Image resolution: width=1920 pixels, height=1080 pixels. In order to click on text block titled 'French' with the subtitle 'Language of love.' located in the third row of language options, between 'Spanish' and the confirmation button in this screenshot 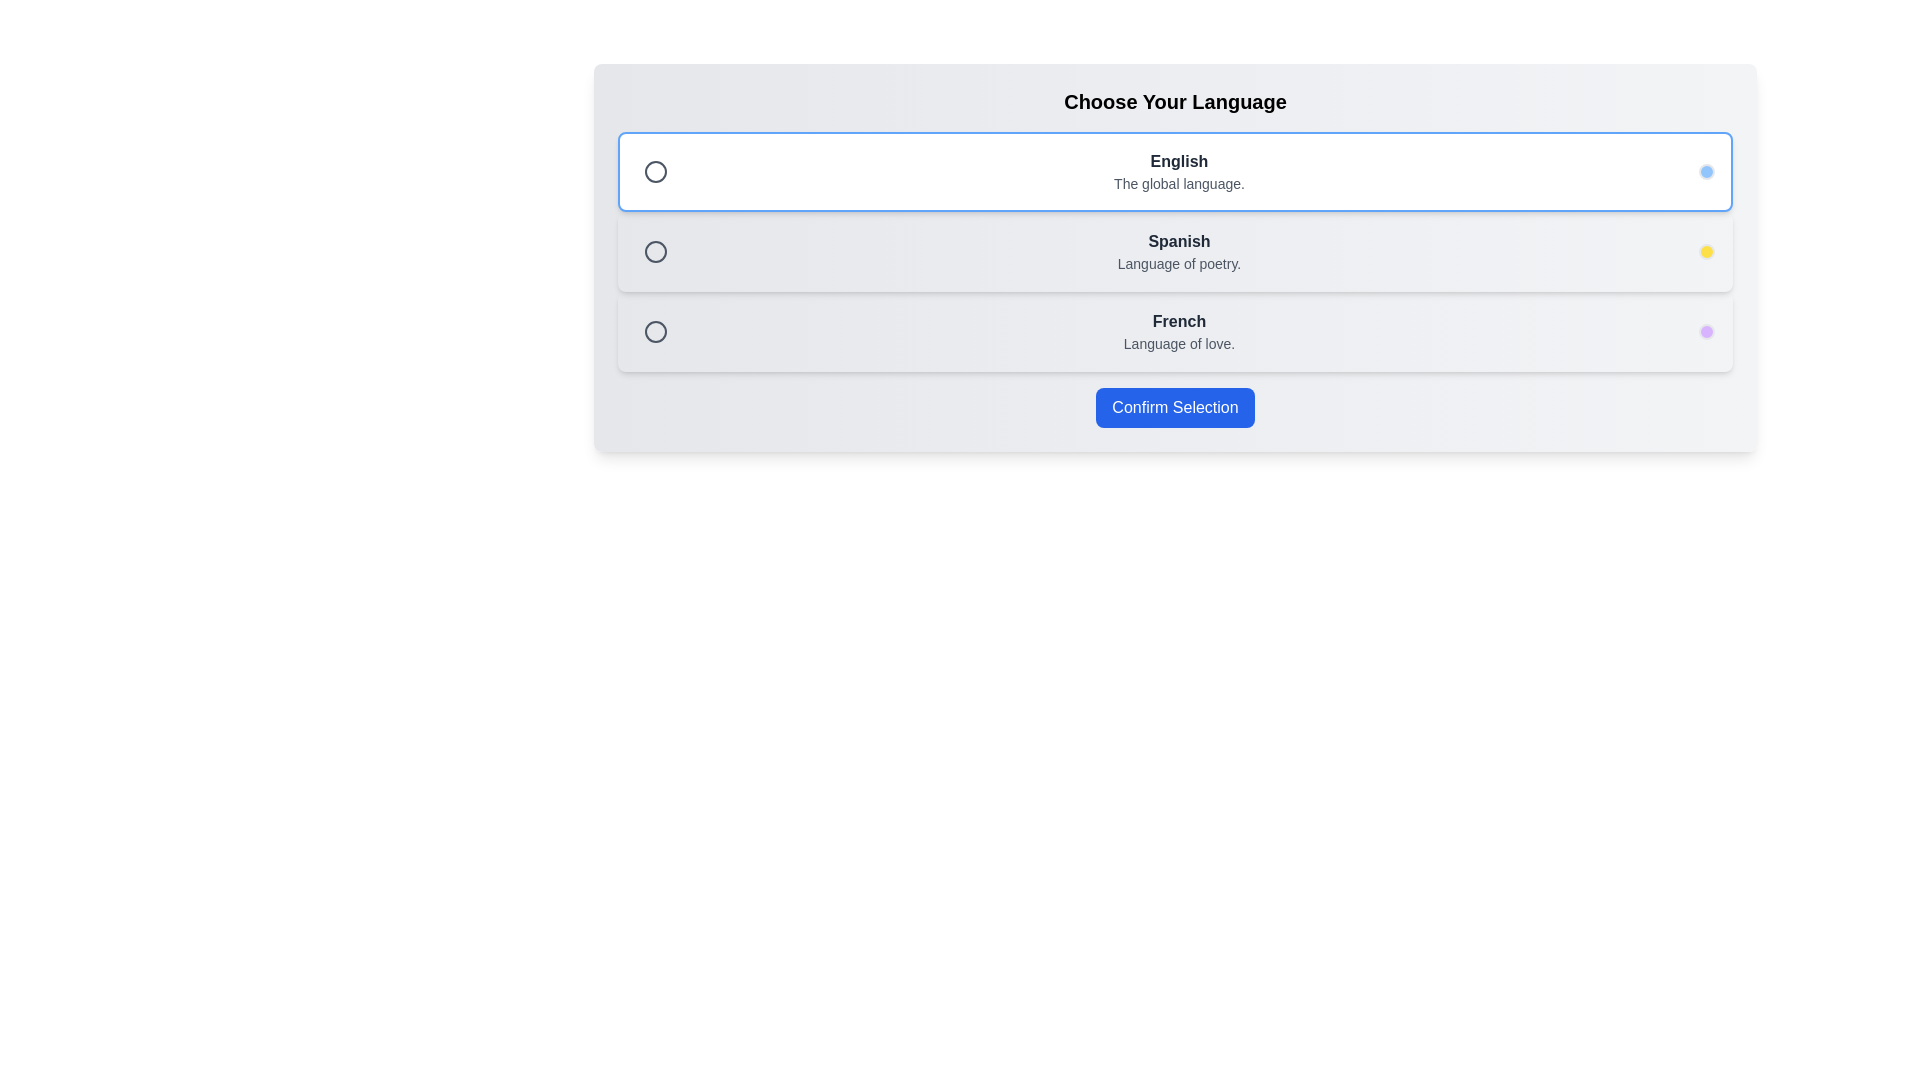, I will do `click(1179, 330)`.